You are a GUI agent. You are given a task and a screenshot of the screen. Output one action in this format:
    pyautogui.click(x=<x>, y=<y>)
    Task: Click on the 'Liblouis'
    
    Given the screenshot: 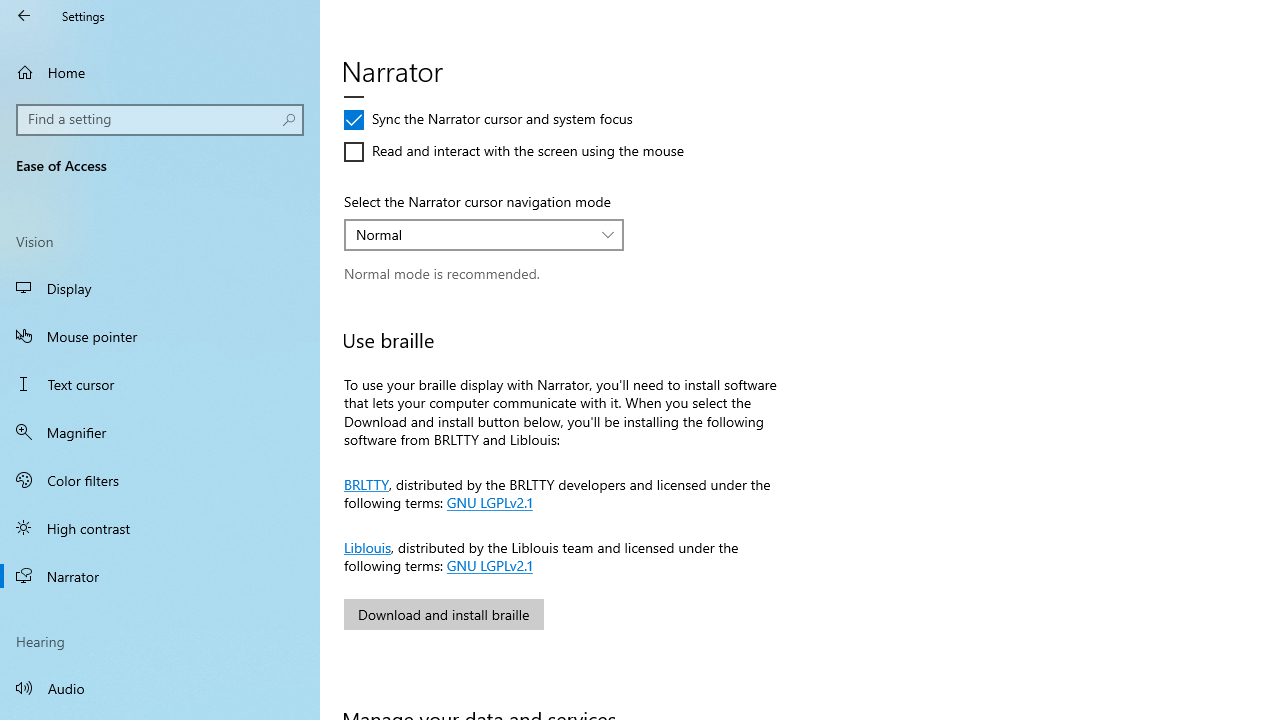 What is the action you would take?
    pyautogui.click(x=367, y=546)
    